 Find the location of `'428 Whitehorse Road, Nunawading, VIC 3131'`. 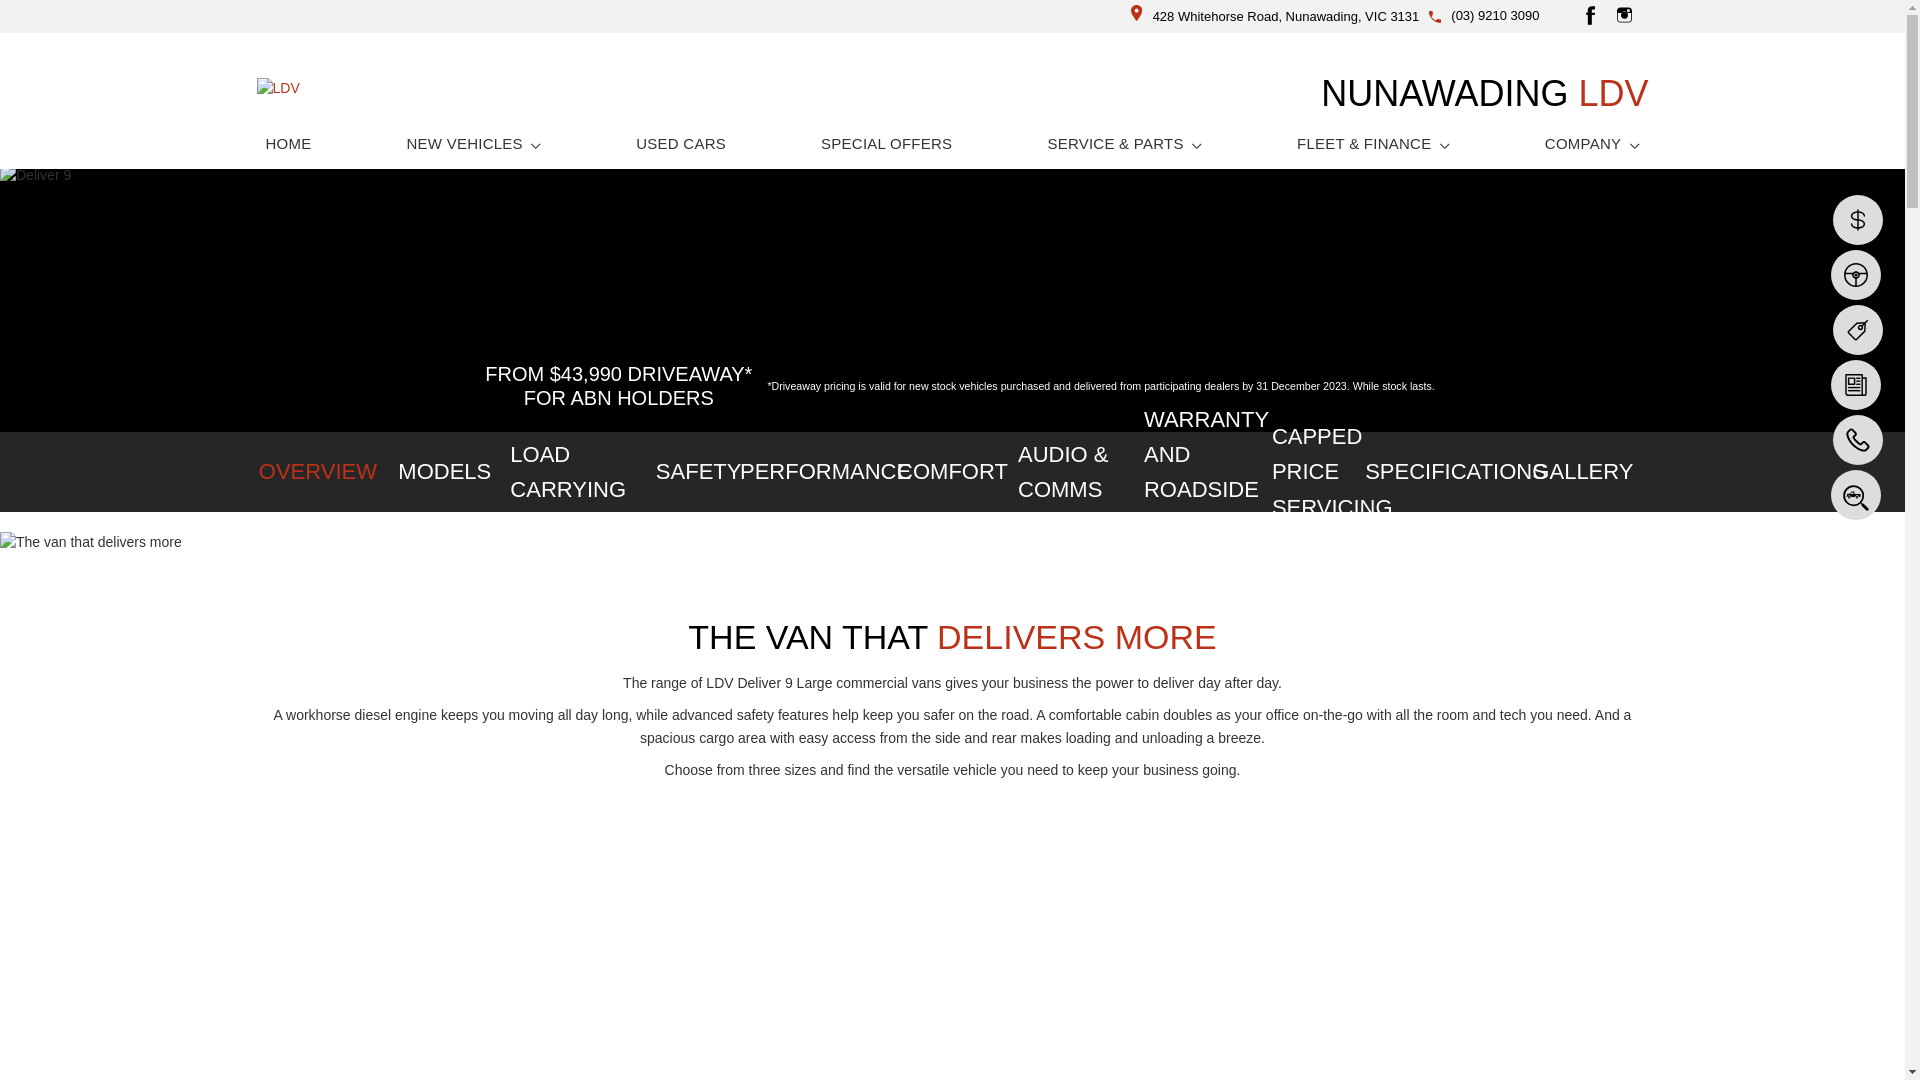

'428 Whitehorse Road, Nunawading, VIC 3131' is located at coordinates (1274, 16).